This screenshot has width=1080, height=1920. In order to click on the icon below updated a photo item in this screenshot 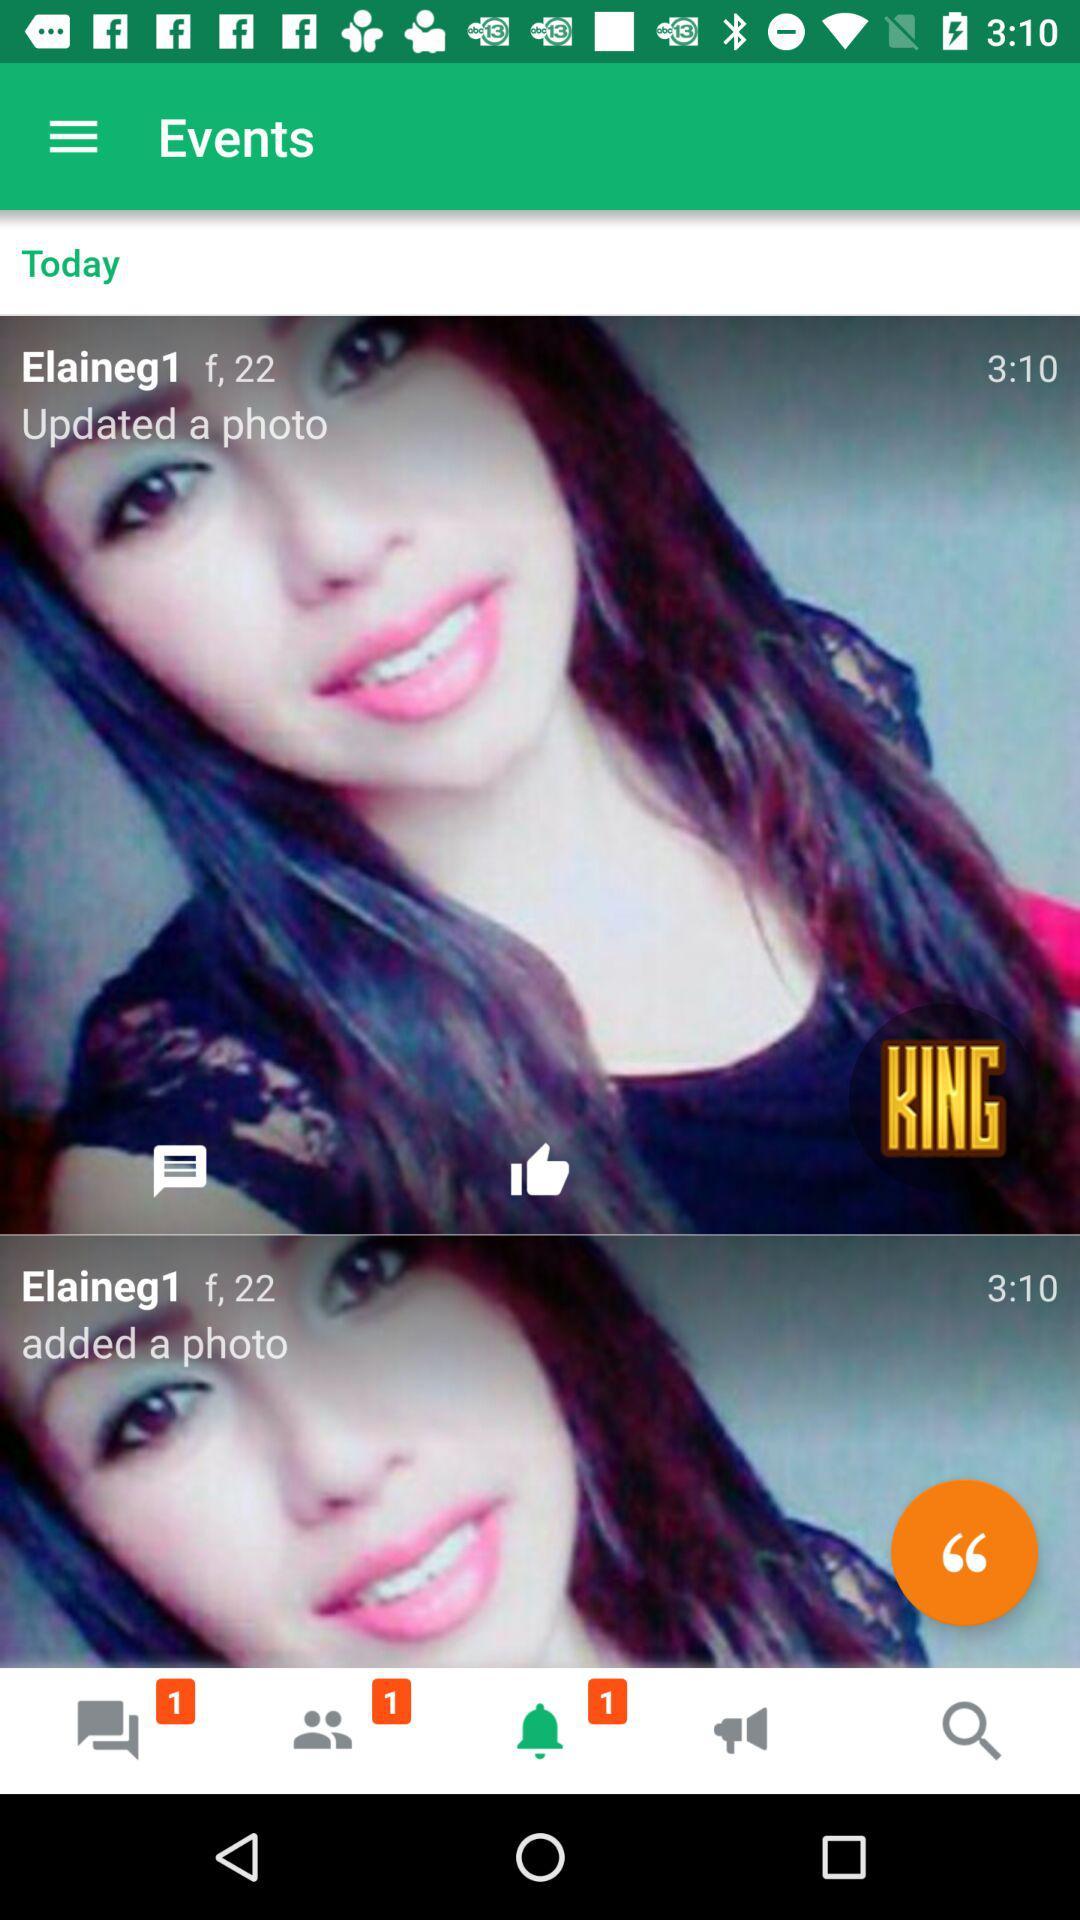, I will do `click(180, 1171)`.